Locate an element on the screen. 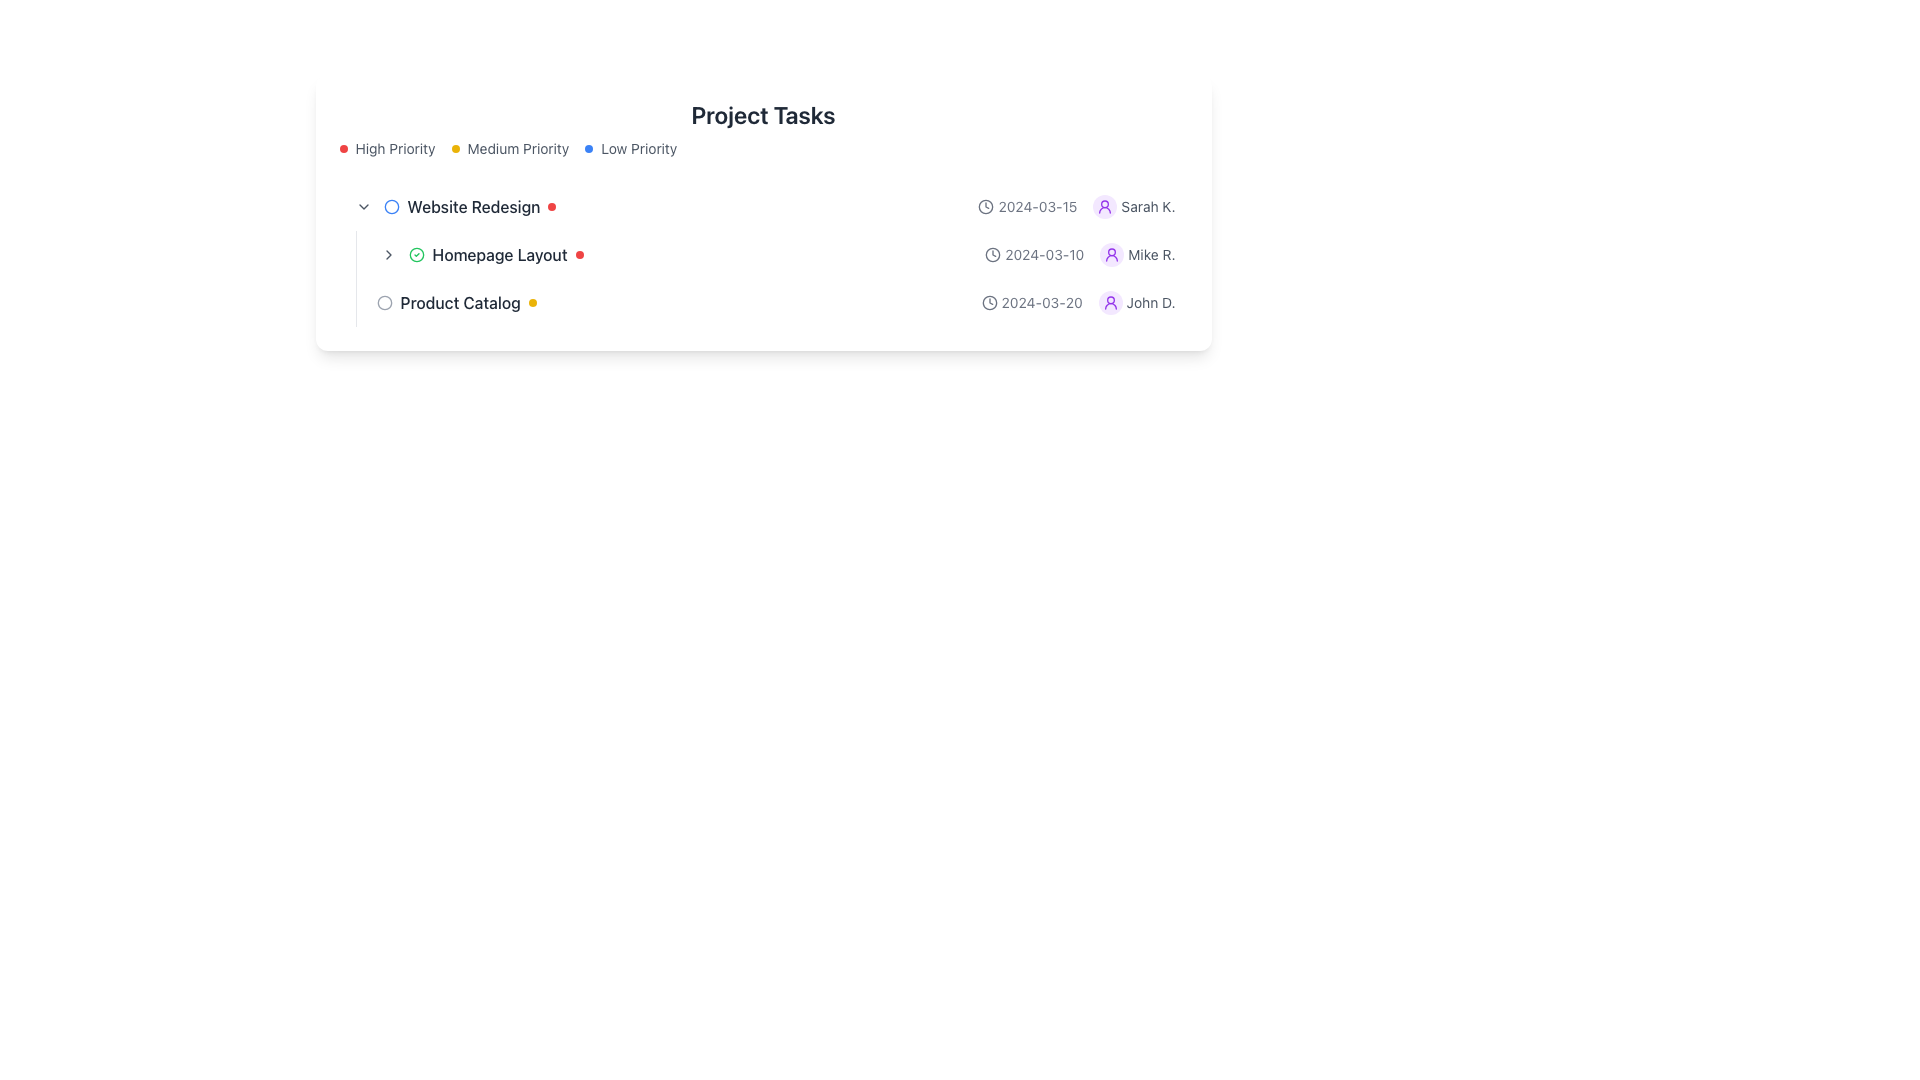 Image resolution: width=1920 pixels, height=1080 pixels. the Text and Icon Group containing the date '2024-03-10', a clock icon, and an avatar icon for 'Mike R.' is located at coordinates (1079, 253).